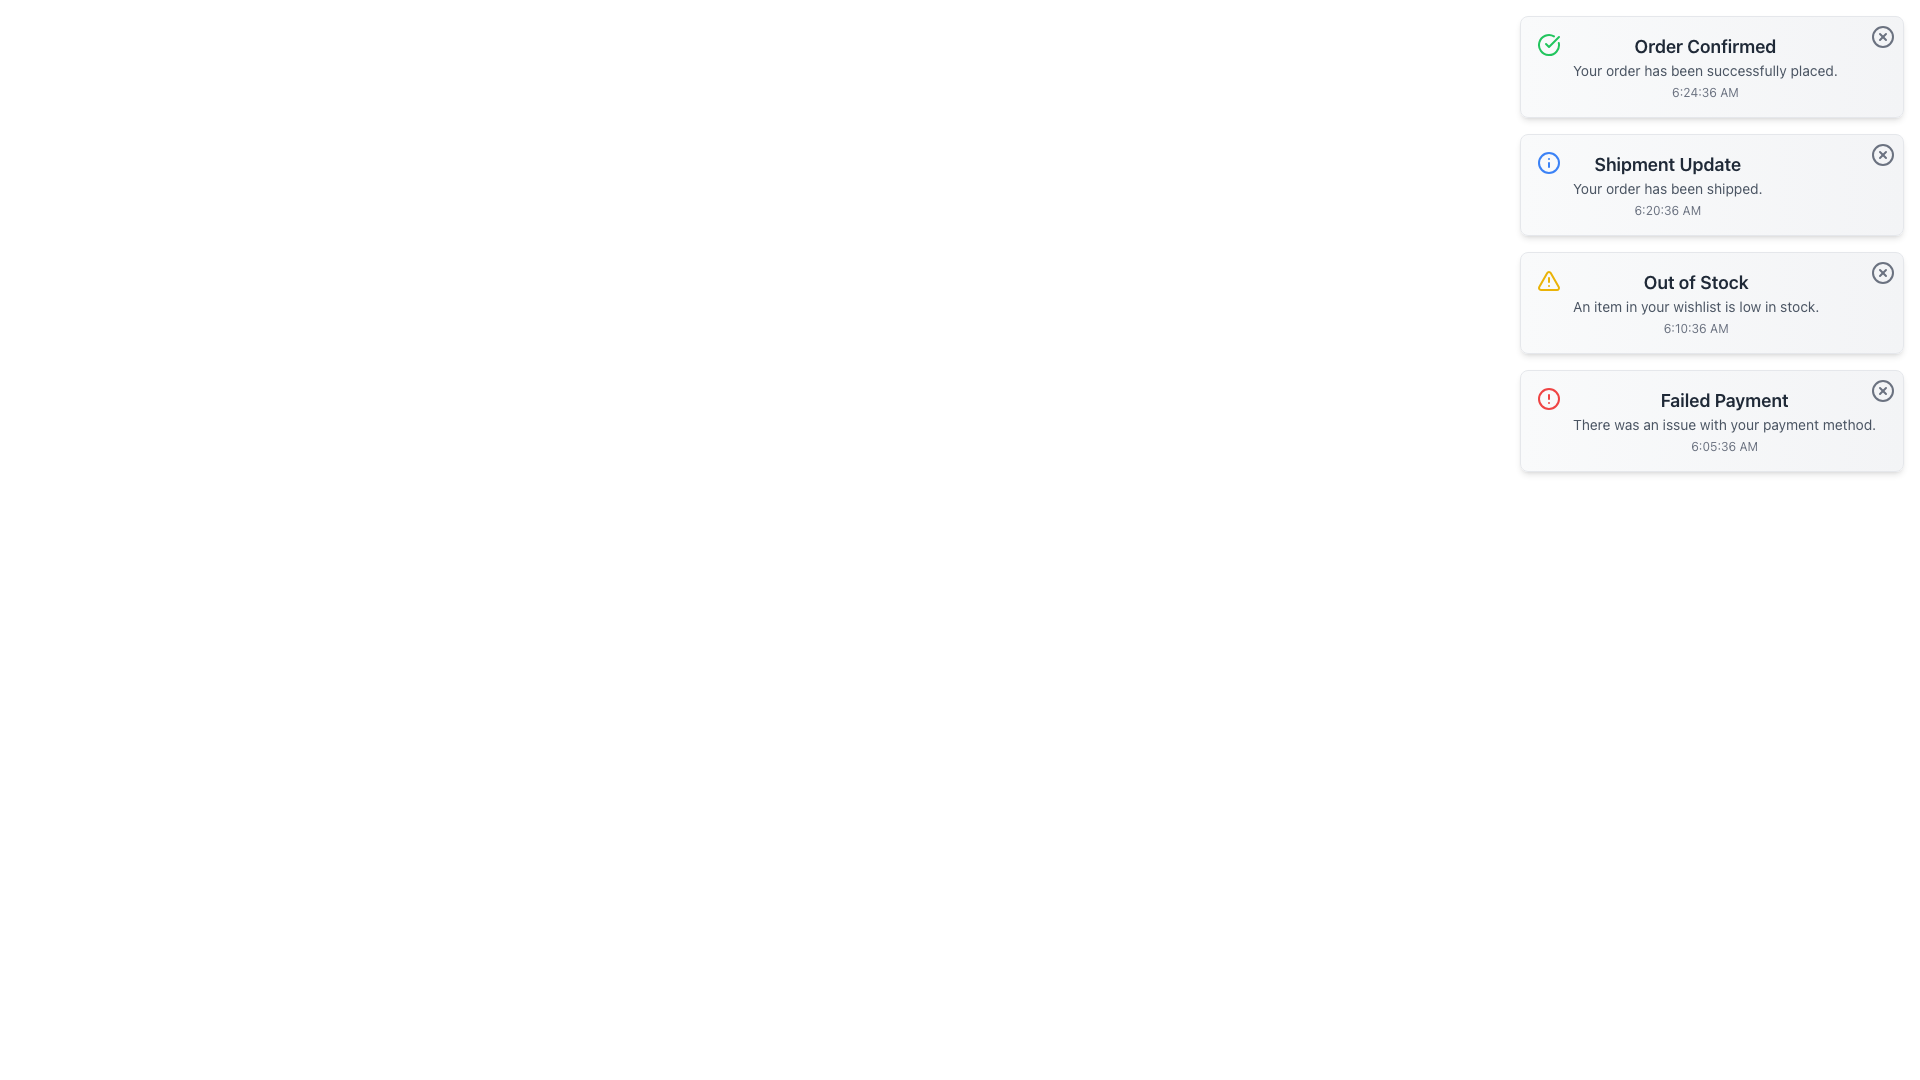  I want to click on the timestamp text label displaying '6:05:36 AM', which is positioned at the bottom of the 'Failed Payment' content block, so click(1723, 446).